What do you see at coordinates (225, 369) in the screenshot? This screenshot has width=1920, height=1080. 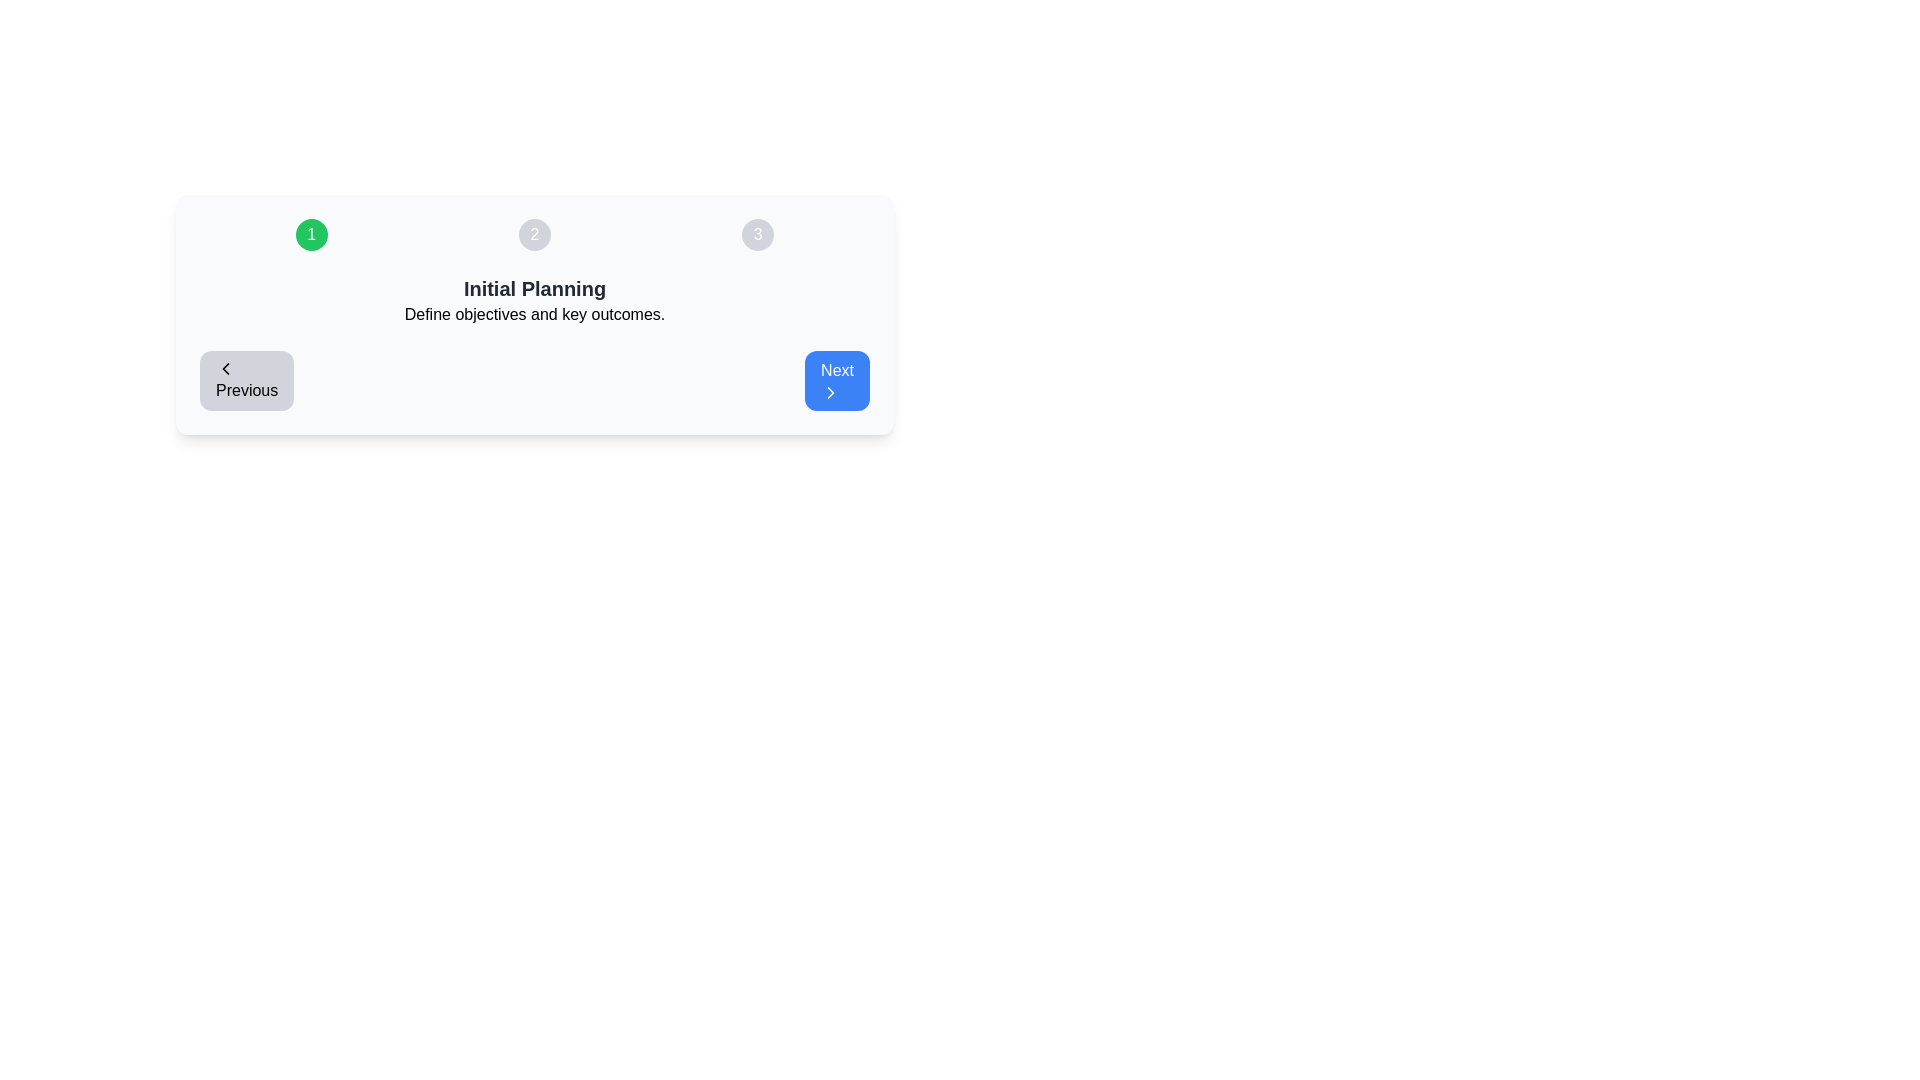 I see `the 'Previous' icon located to the left of the text 'Previous' in the bottom-left corner of the card` at bounding box center [225, 369].